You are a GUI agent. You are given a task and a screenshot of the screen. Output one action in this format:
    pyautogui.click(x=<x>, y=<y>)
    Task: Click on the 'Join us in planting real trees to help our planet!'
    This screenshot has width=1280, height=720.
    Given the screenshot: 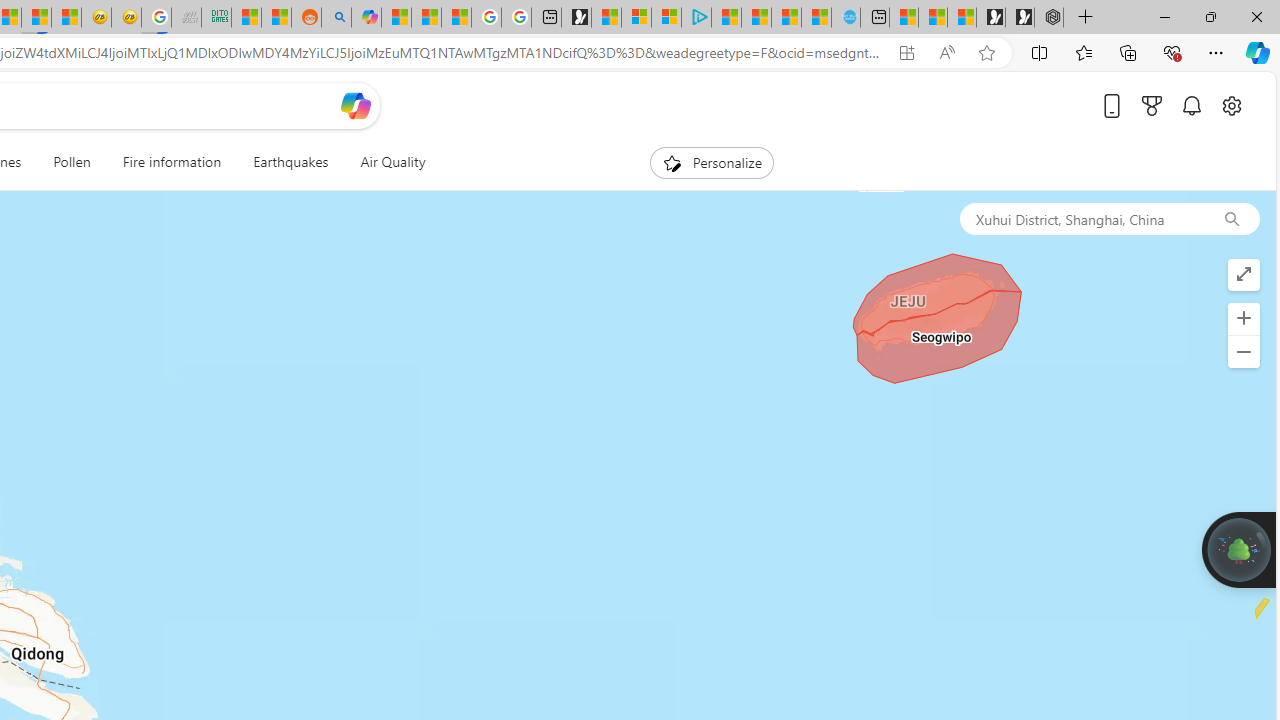 What is the action you would take?
    pyautogui.click(x=1238, y=549)
    